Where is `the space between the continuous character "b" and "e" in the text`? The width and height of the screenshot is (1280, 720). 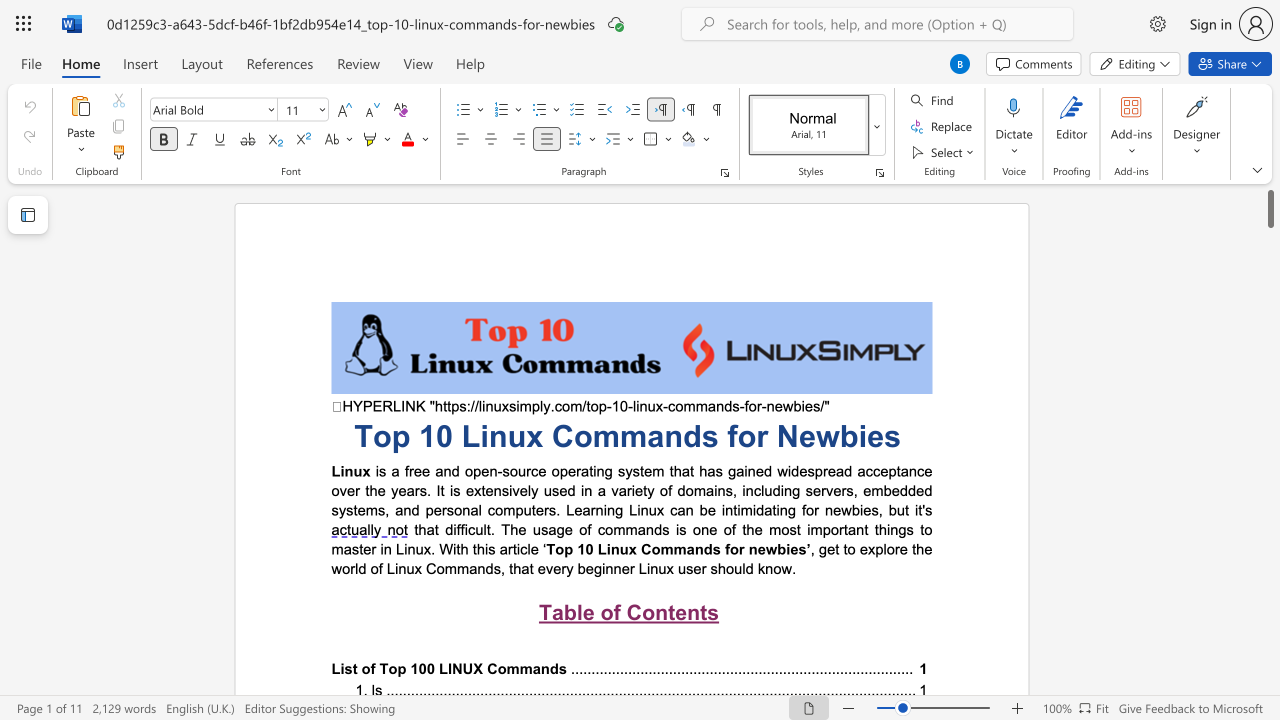 the space between the continuous character "b" and "e" in the text is located at coordinates (584, 568).